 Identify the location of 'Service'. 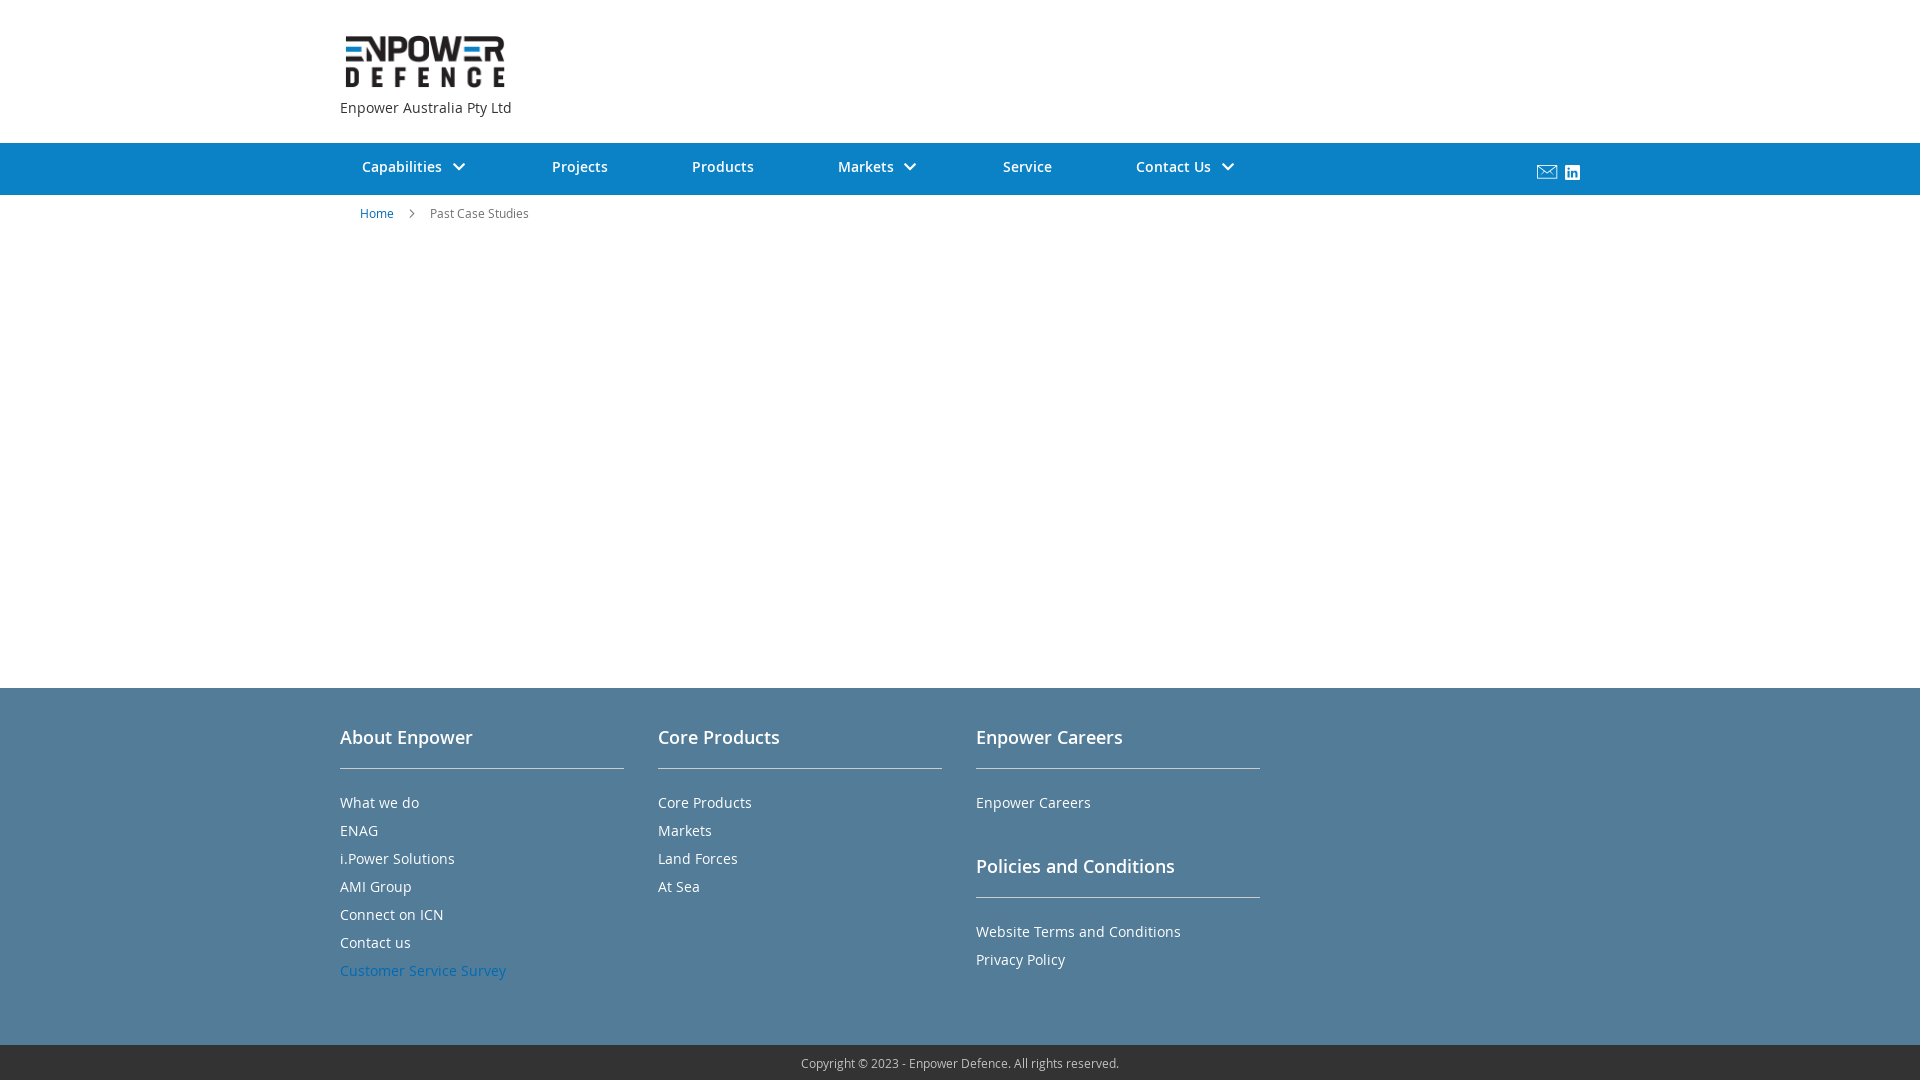
(960, 165).